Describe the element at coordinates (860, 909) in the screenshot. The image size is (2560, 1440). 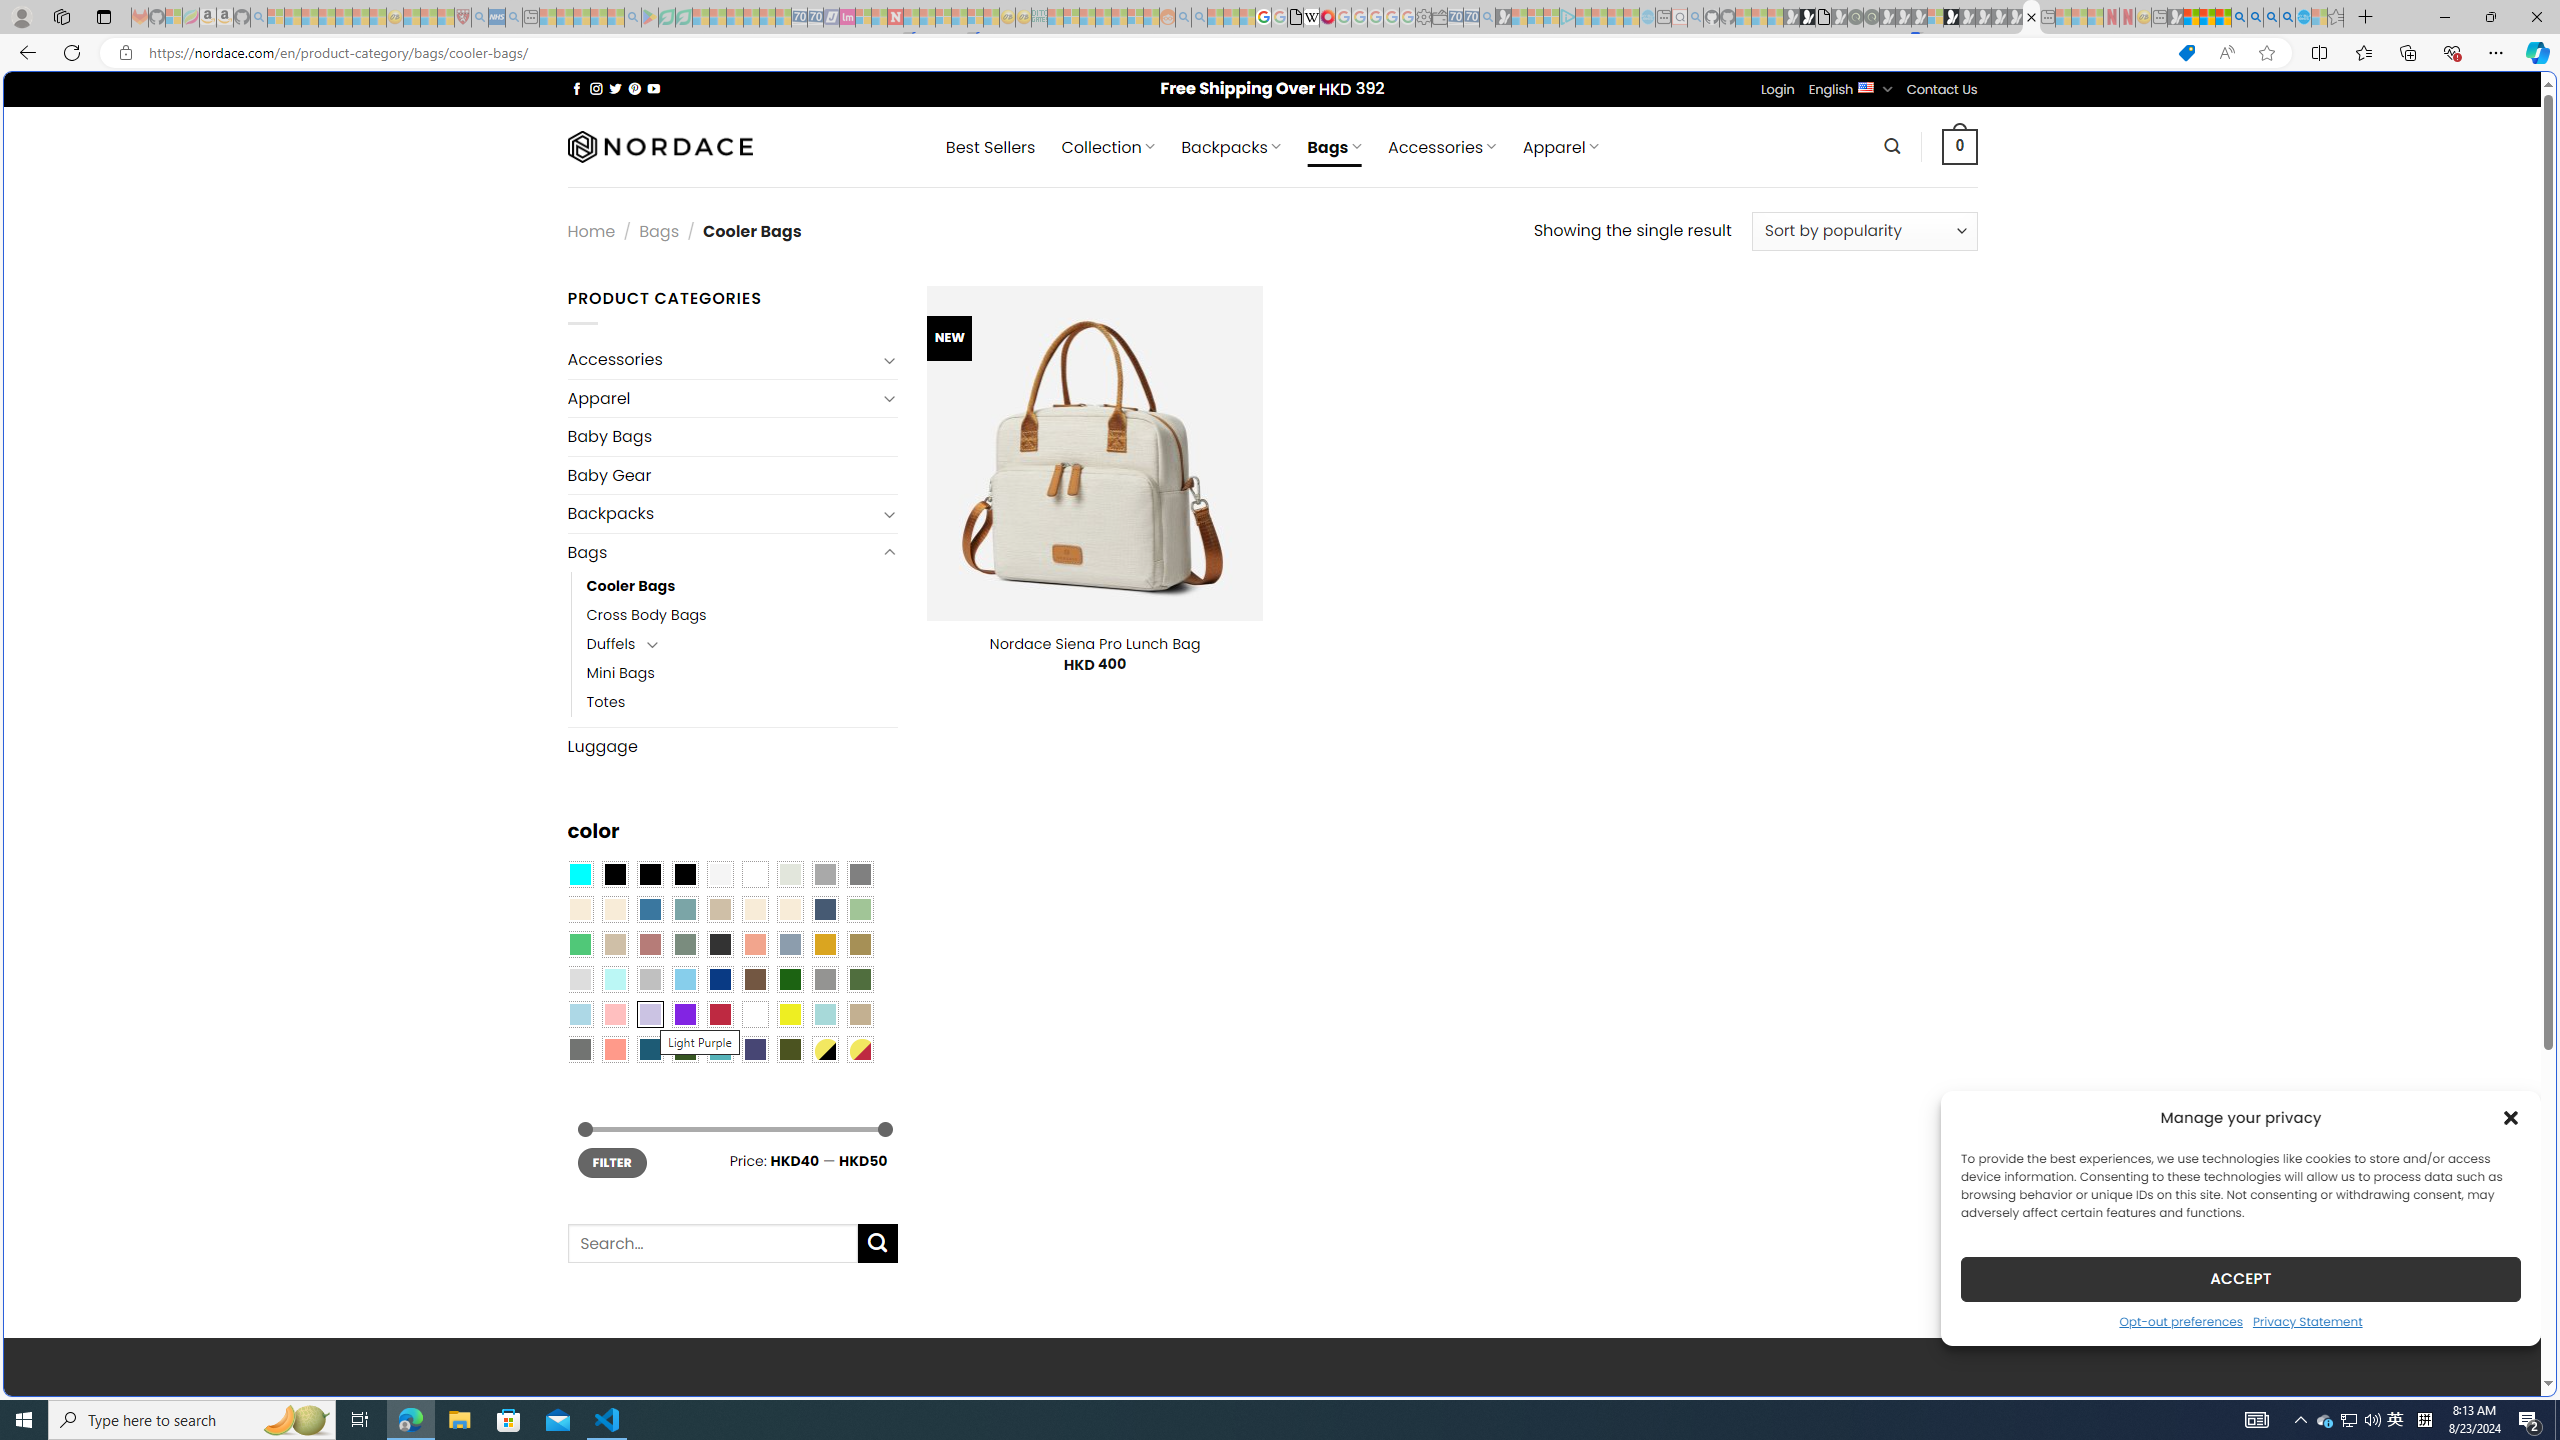
I see `'Light Green'` at that location.